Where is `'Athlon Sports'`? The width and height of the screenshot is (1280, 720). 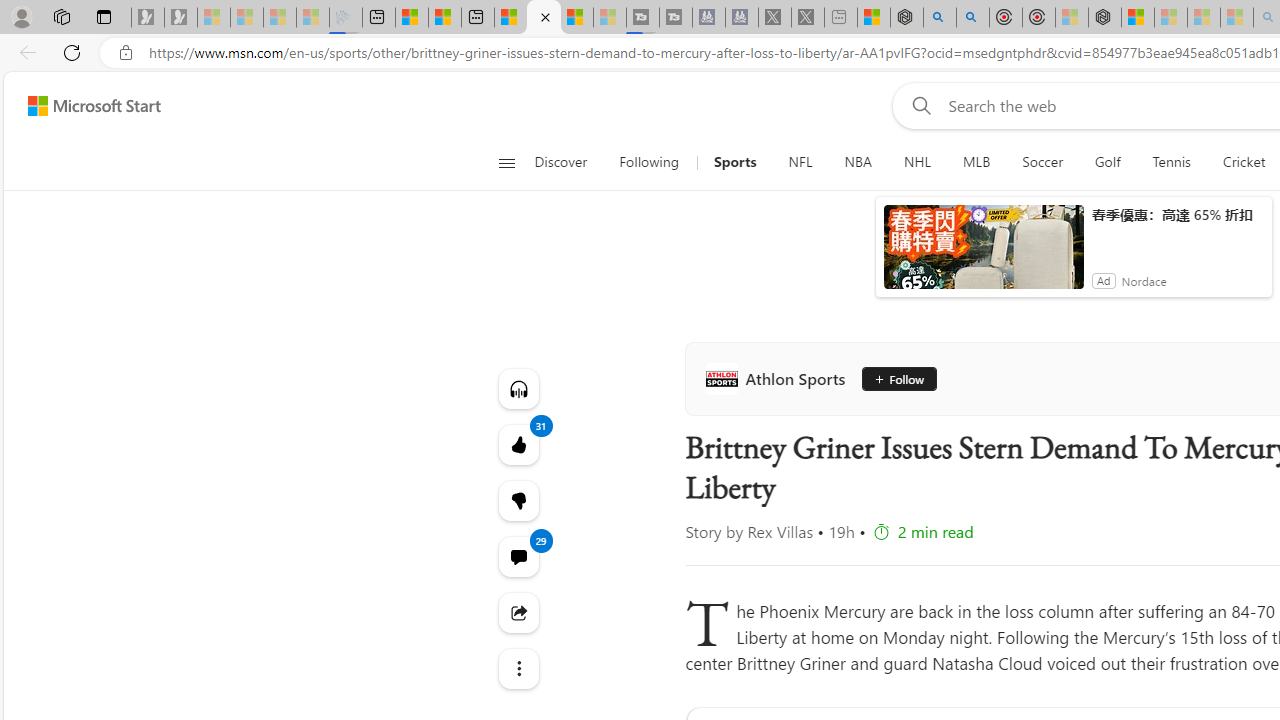
'Athlon Sports' is located at coordinates (778, 379).